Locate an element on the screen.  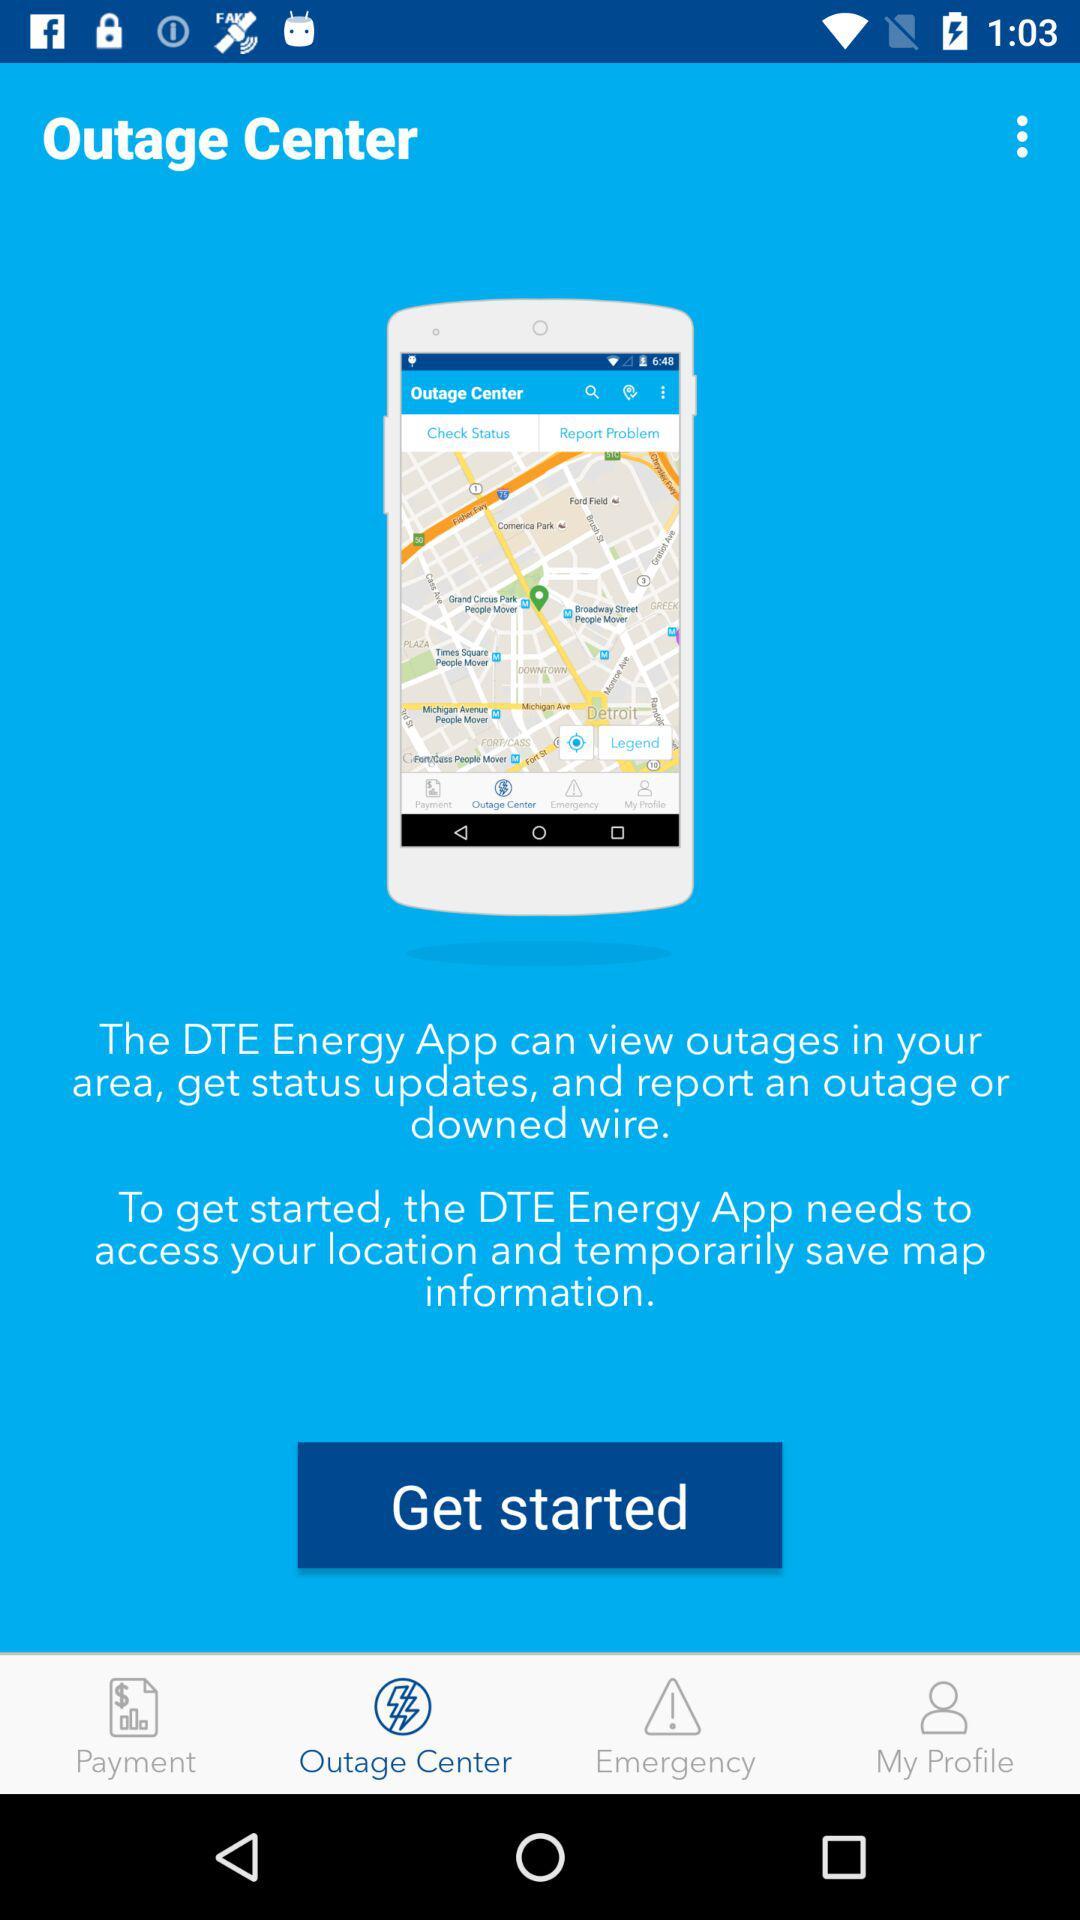
the item at the bottom left corner is located at coordinates (135, 1723).